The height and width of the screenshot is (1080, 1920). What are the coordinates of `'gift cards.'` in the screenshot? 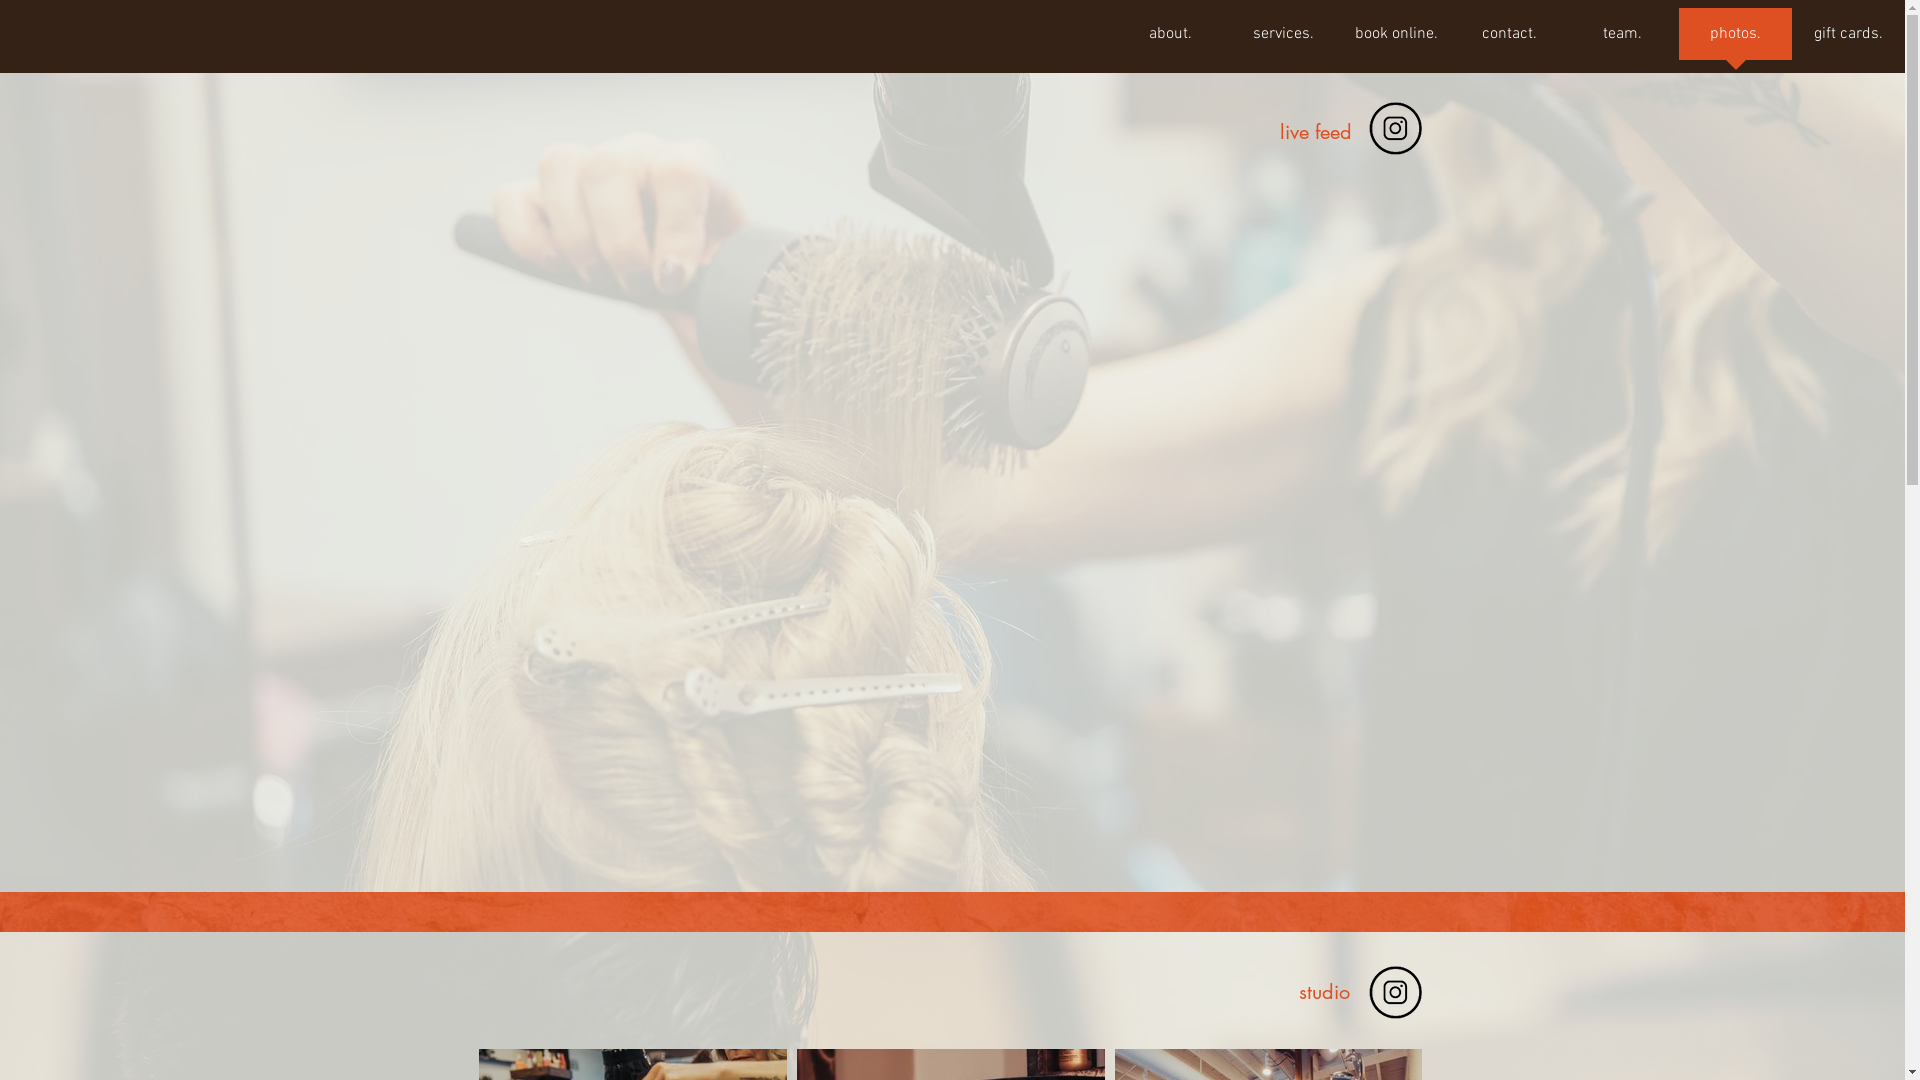 It's located at (1847, 40).